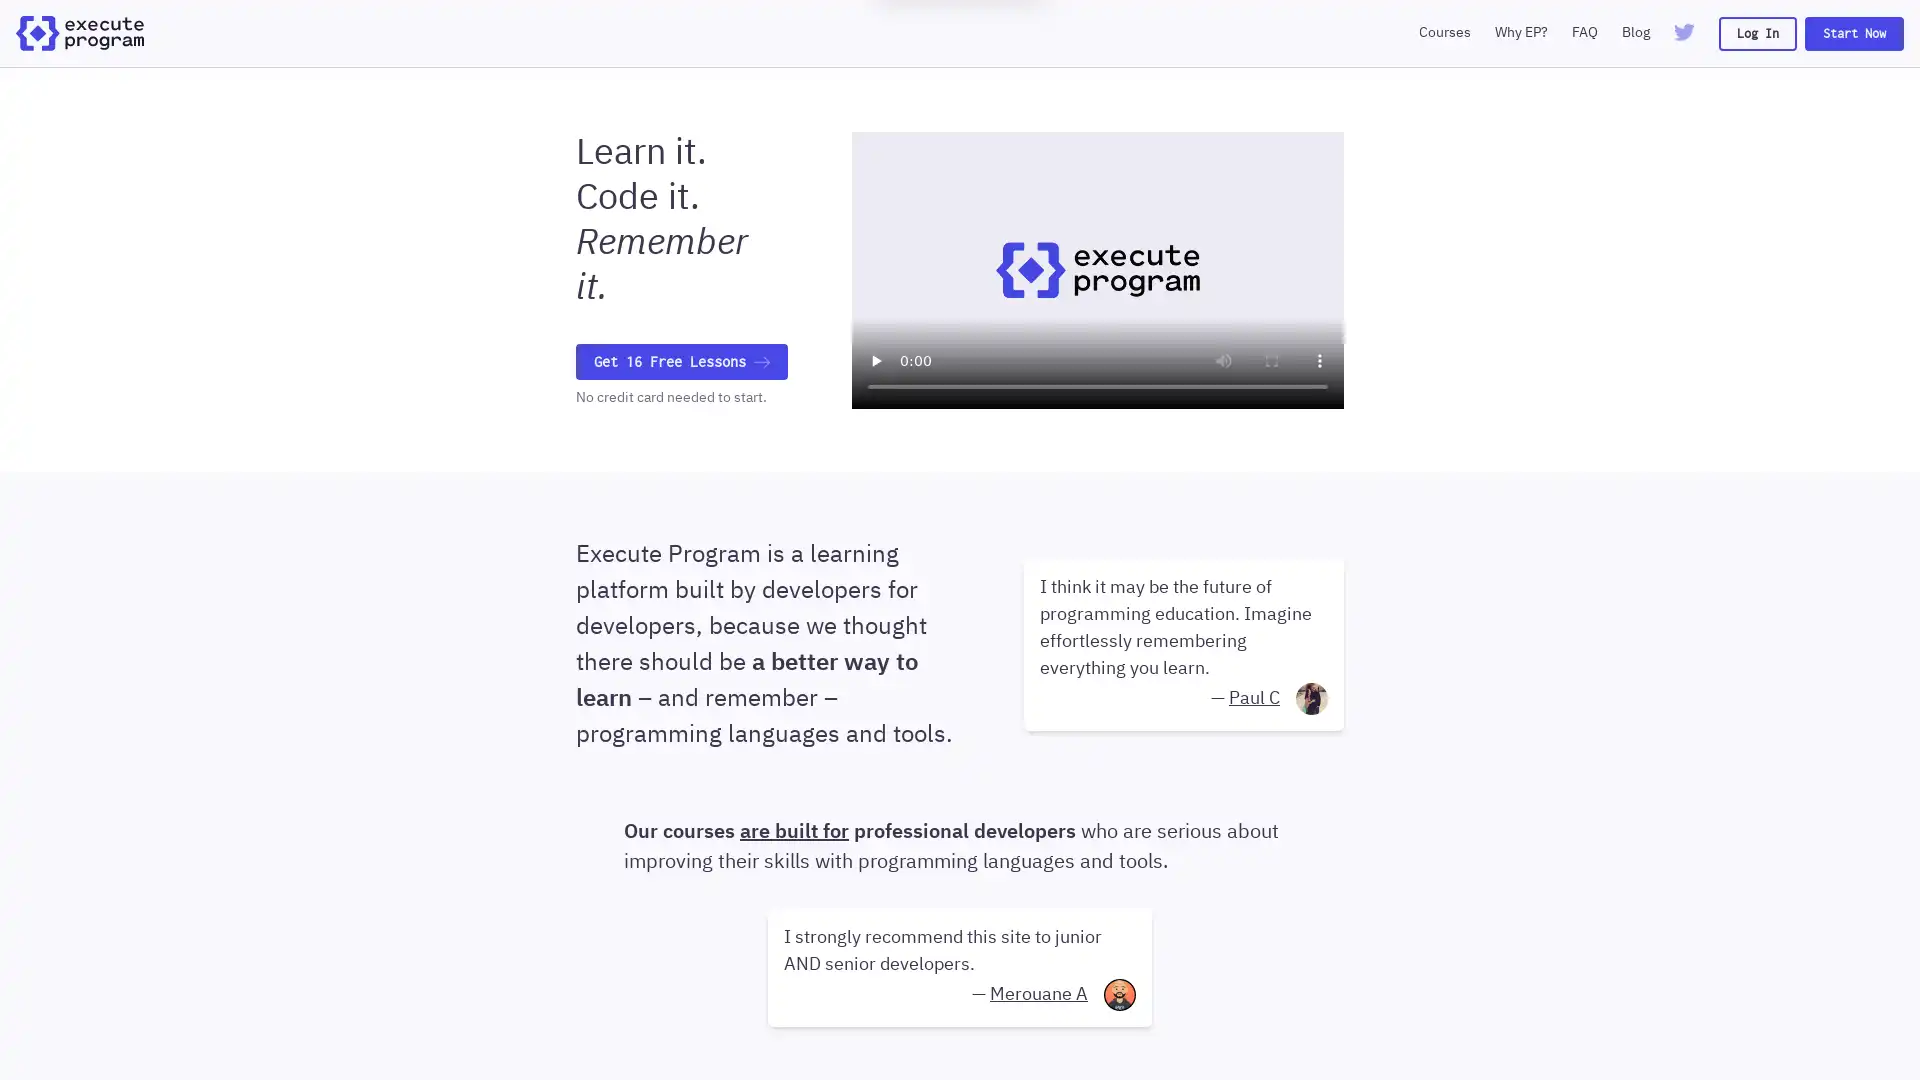  What do you see at coordinates (1320, 358) in the screenshot?
I see `show more media controls` at bounding box center [1320, 358].